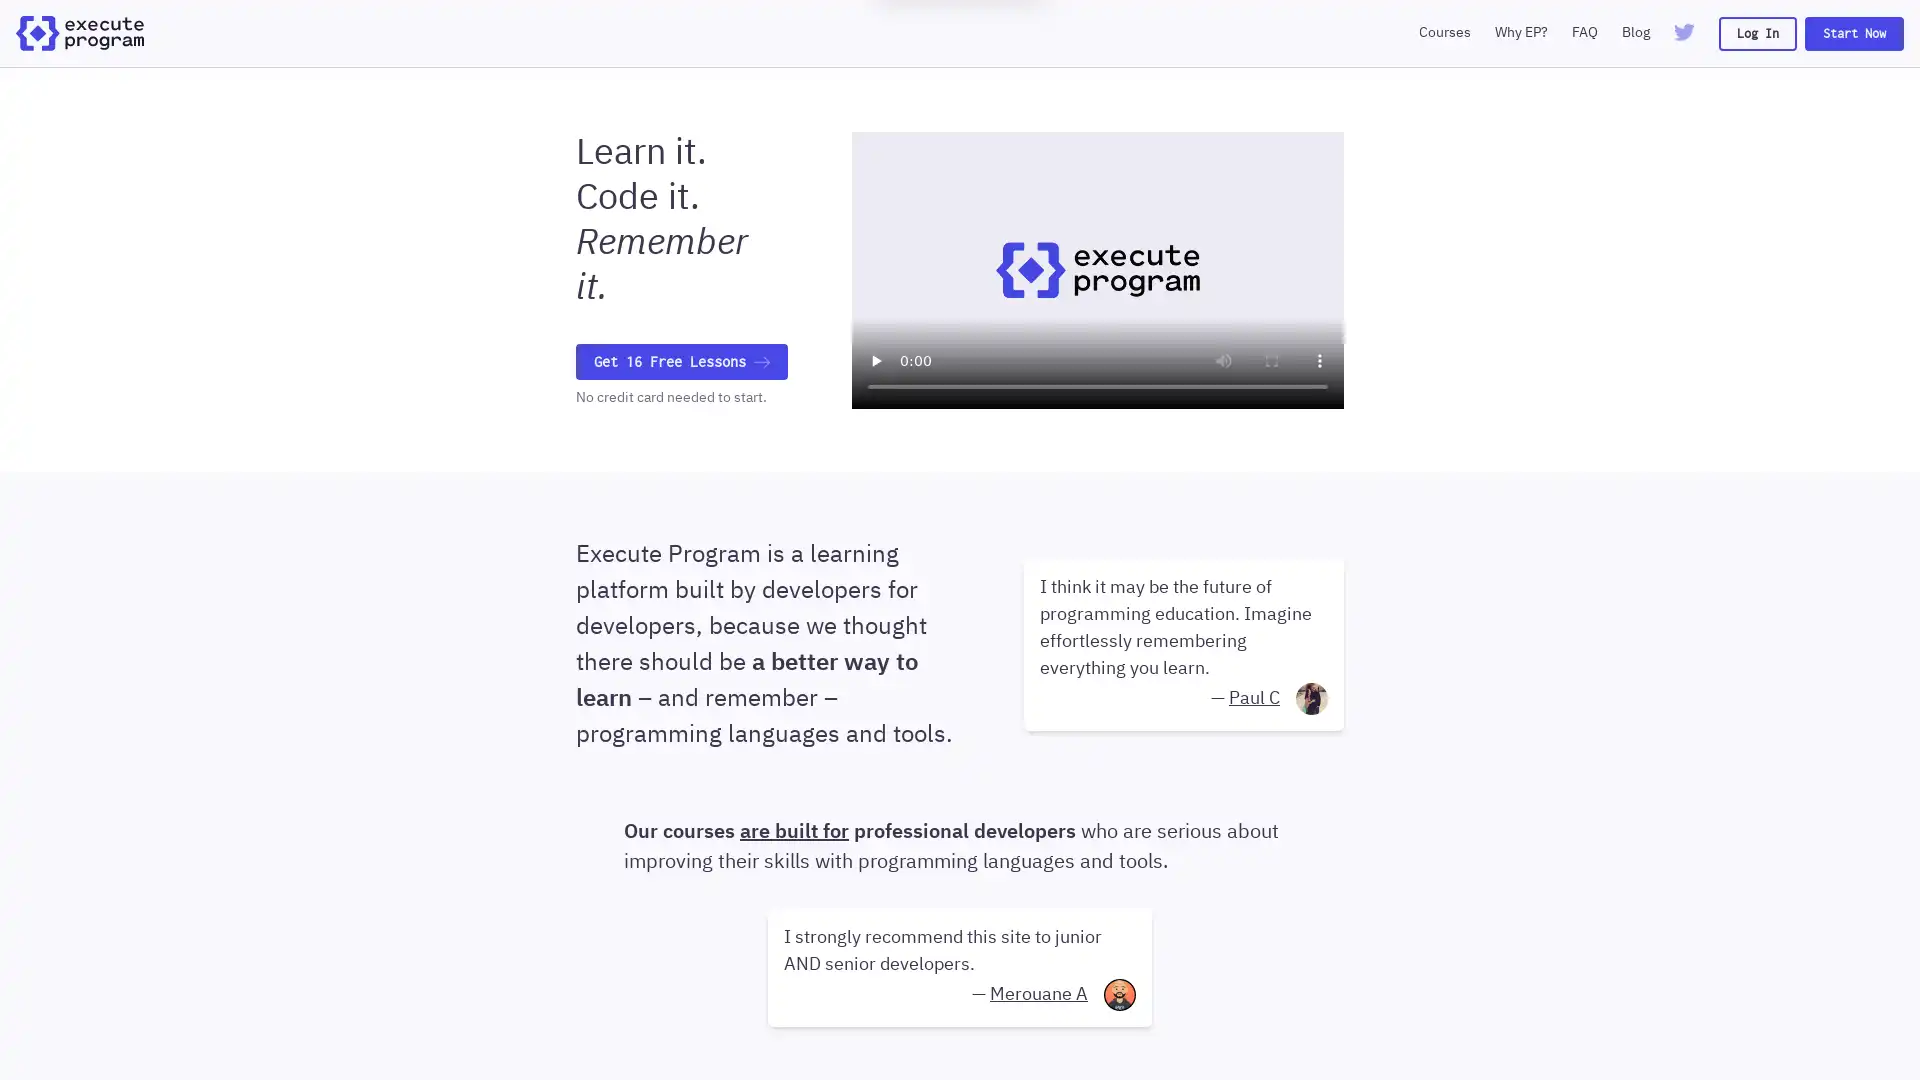  What do you see at coordinates (1320, 358) in the screenshot?
I see `show more media controls` at bounding box center [1320, 358].